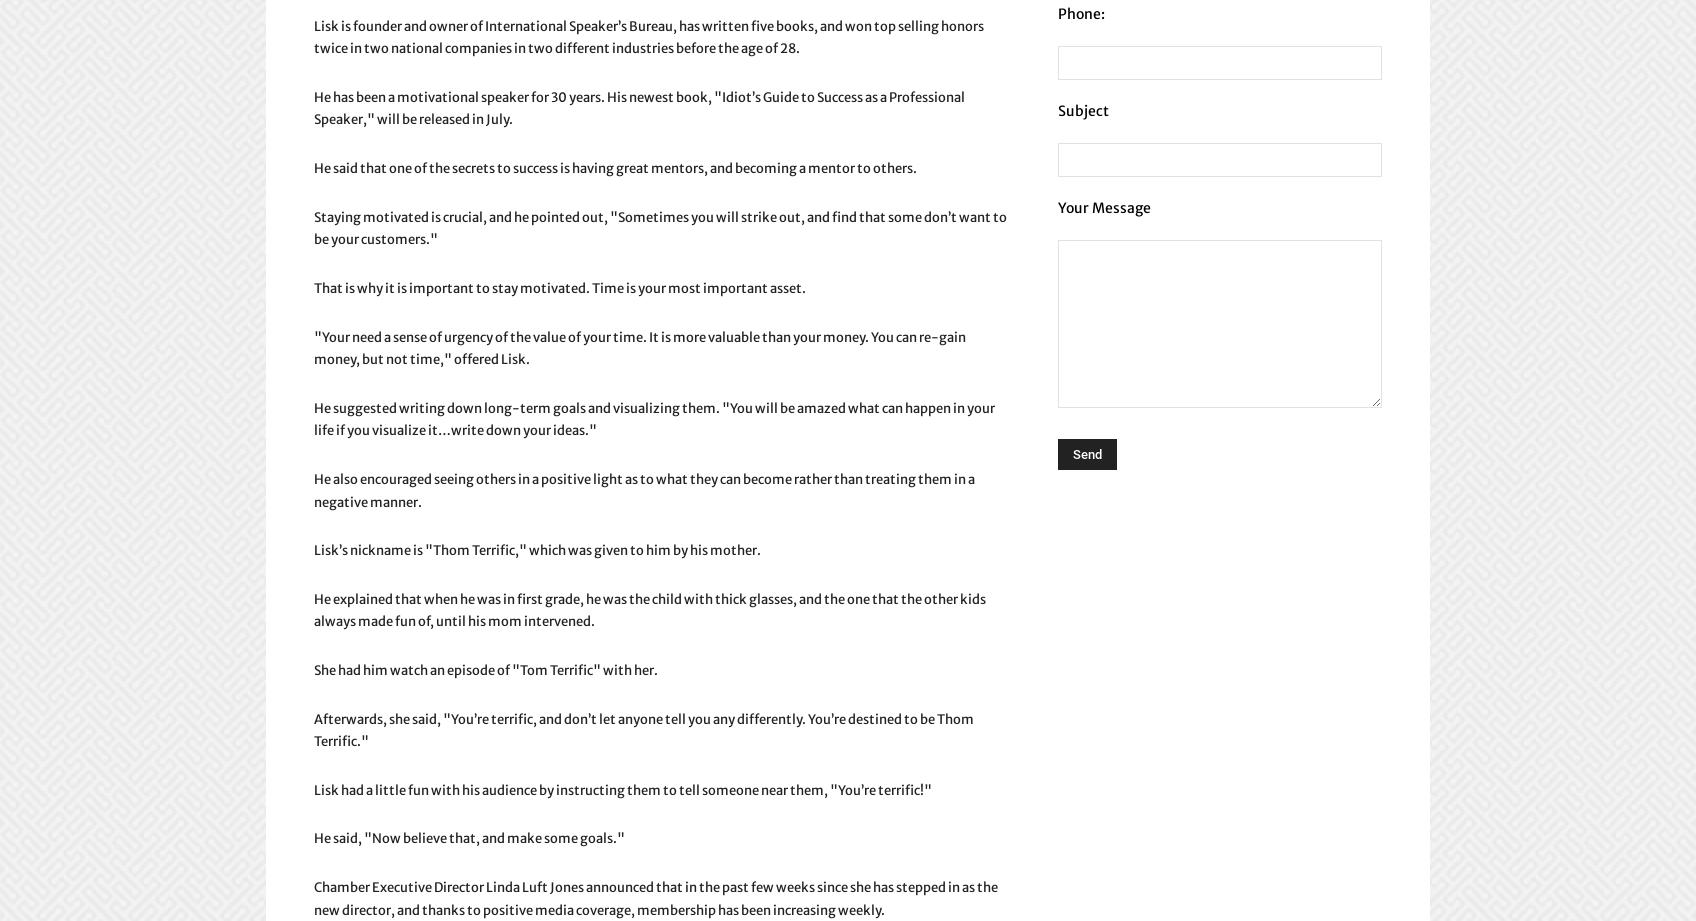 The height and width of the screenshot is (921, 1696). I want to click on 'He also encouraged seeing others in a positive light as to what they can become rather than treating them in a negative manner.', so click(313, 488).